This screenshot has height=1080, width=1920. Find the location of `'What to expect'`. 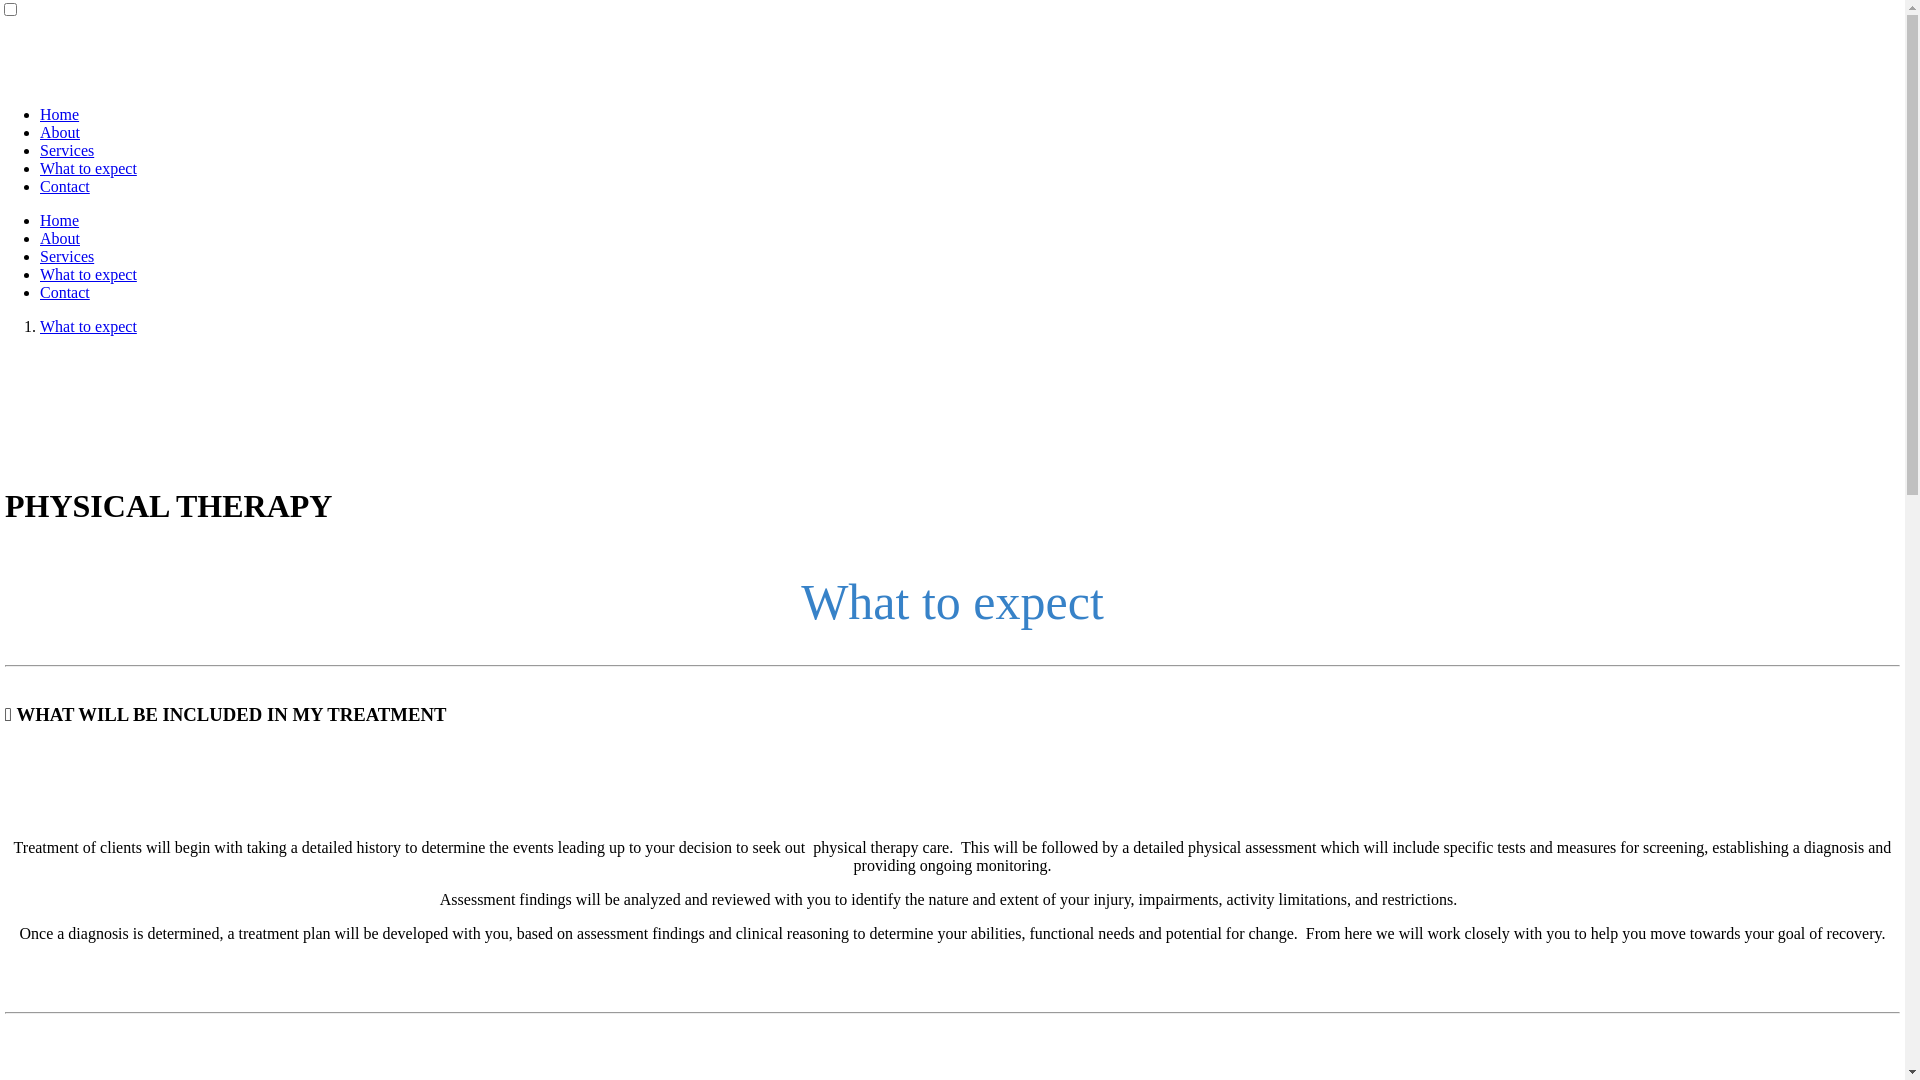

'What to expect' is located at coordinates (87, 274).